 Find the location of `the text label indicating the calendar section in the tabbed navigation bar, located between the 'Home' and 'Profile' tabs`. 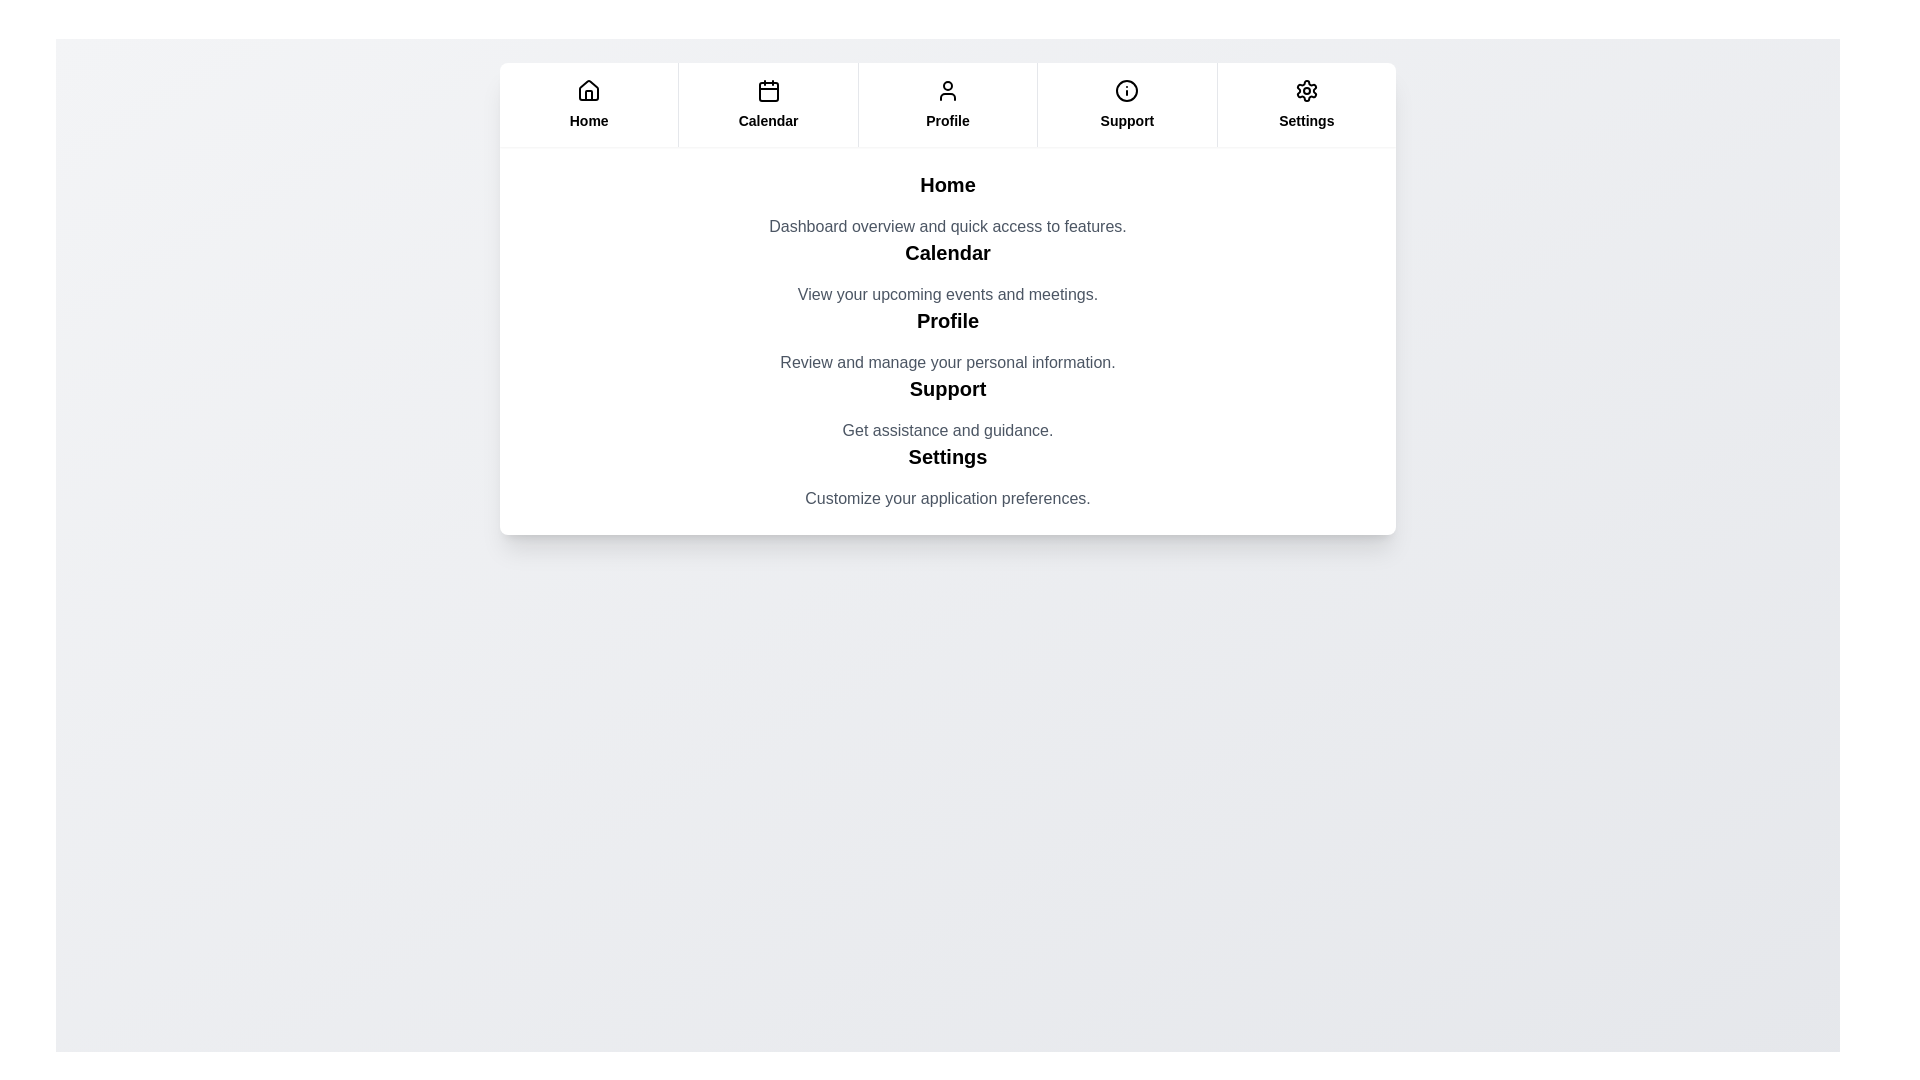

the text label indicating the calendar section in the tabbed navigation bar, located between the 'Home' and 'Profile' tabs is located at coordinates (767, 120).